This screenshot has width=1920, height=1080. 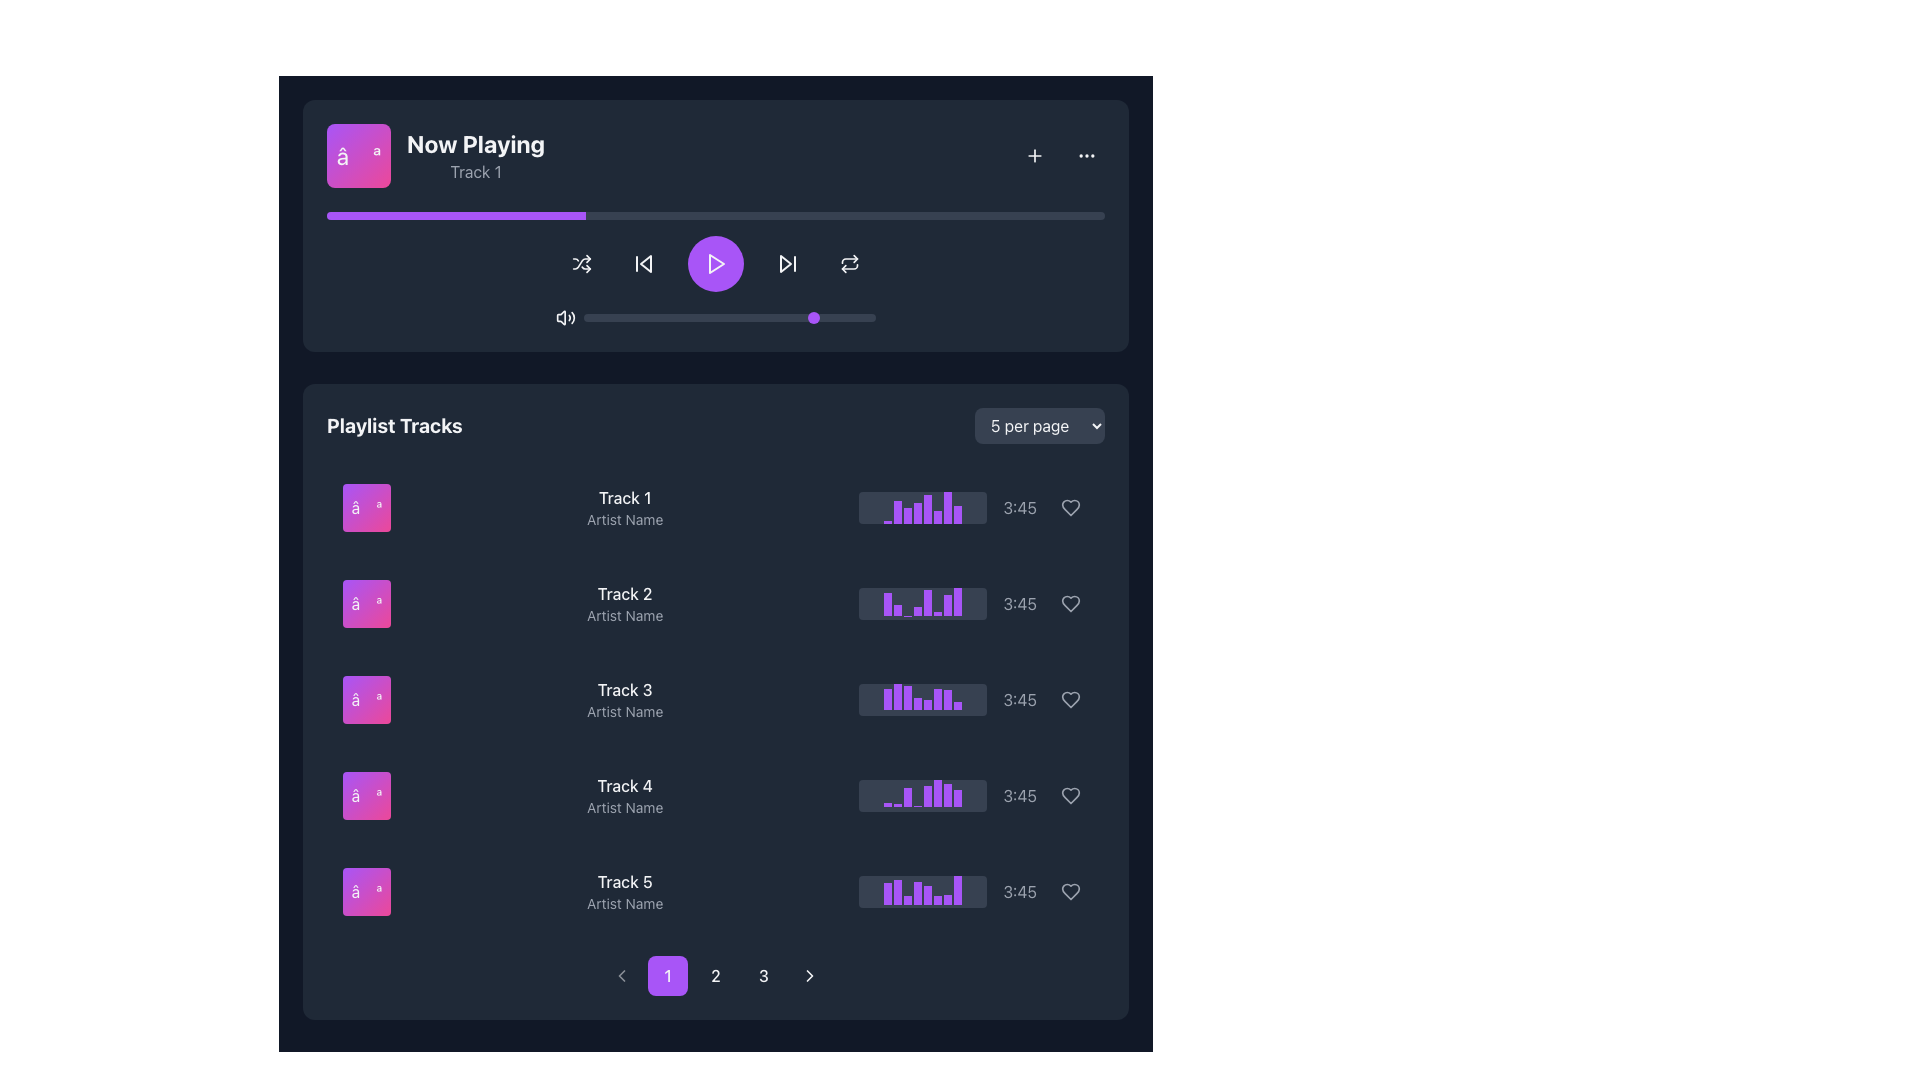 I want to click on the fifth vertical bar in the histogram representation of the track's playback metrics located in the playlist section, so click(x=927, y=601).